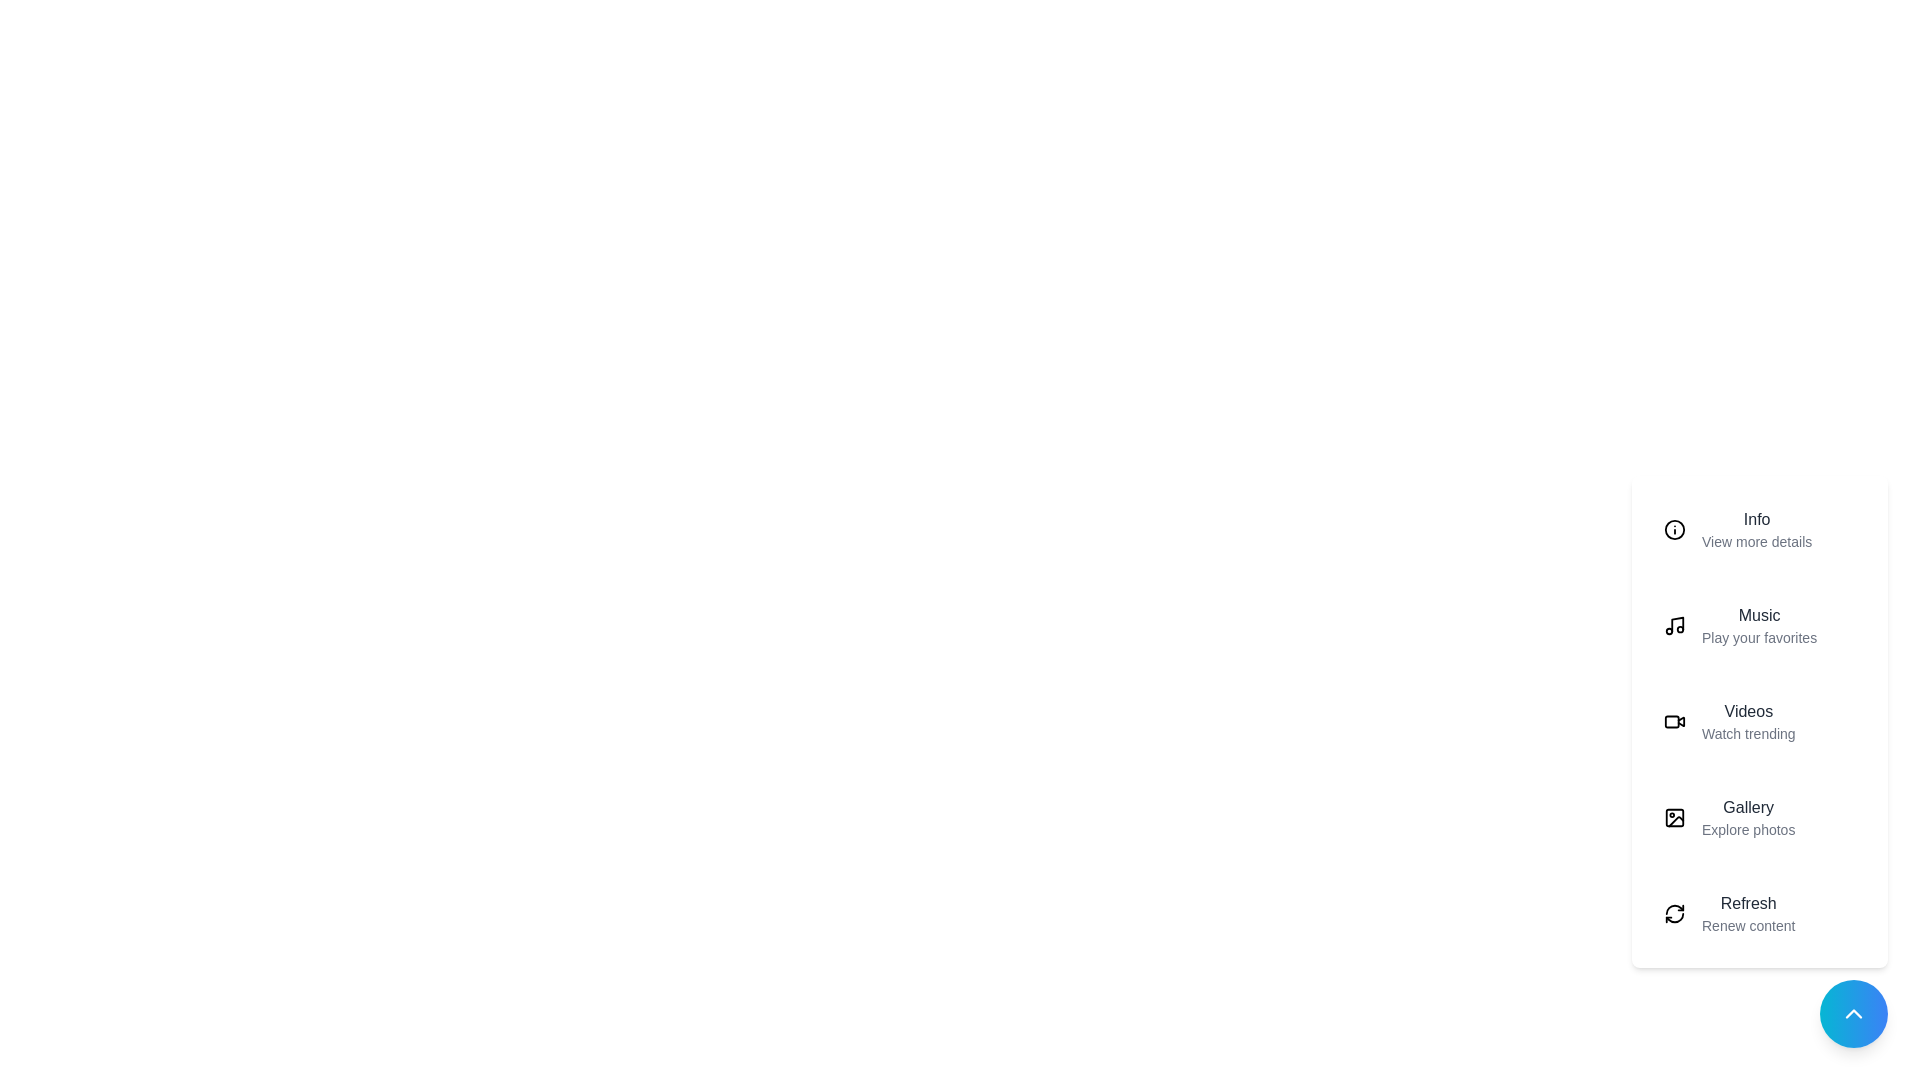  Describe the element at coordinates (1760, 914) in the screenshot. I see `the 'Refresh' item to renew content` at that location.